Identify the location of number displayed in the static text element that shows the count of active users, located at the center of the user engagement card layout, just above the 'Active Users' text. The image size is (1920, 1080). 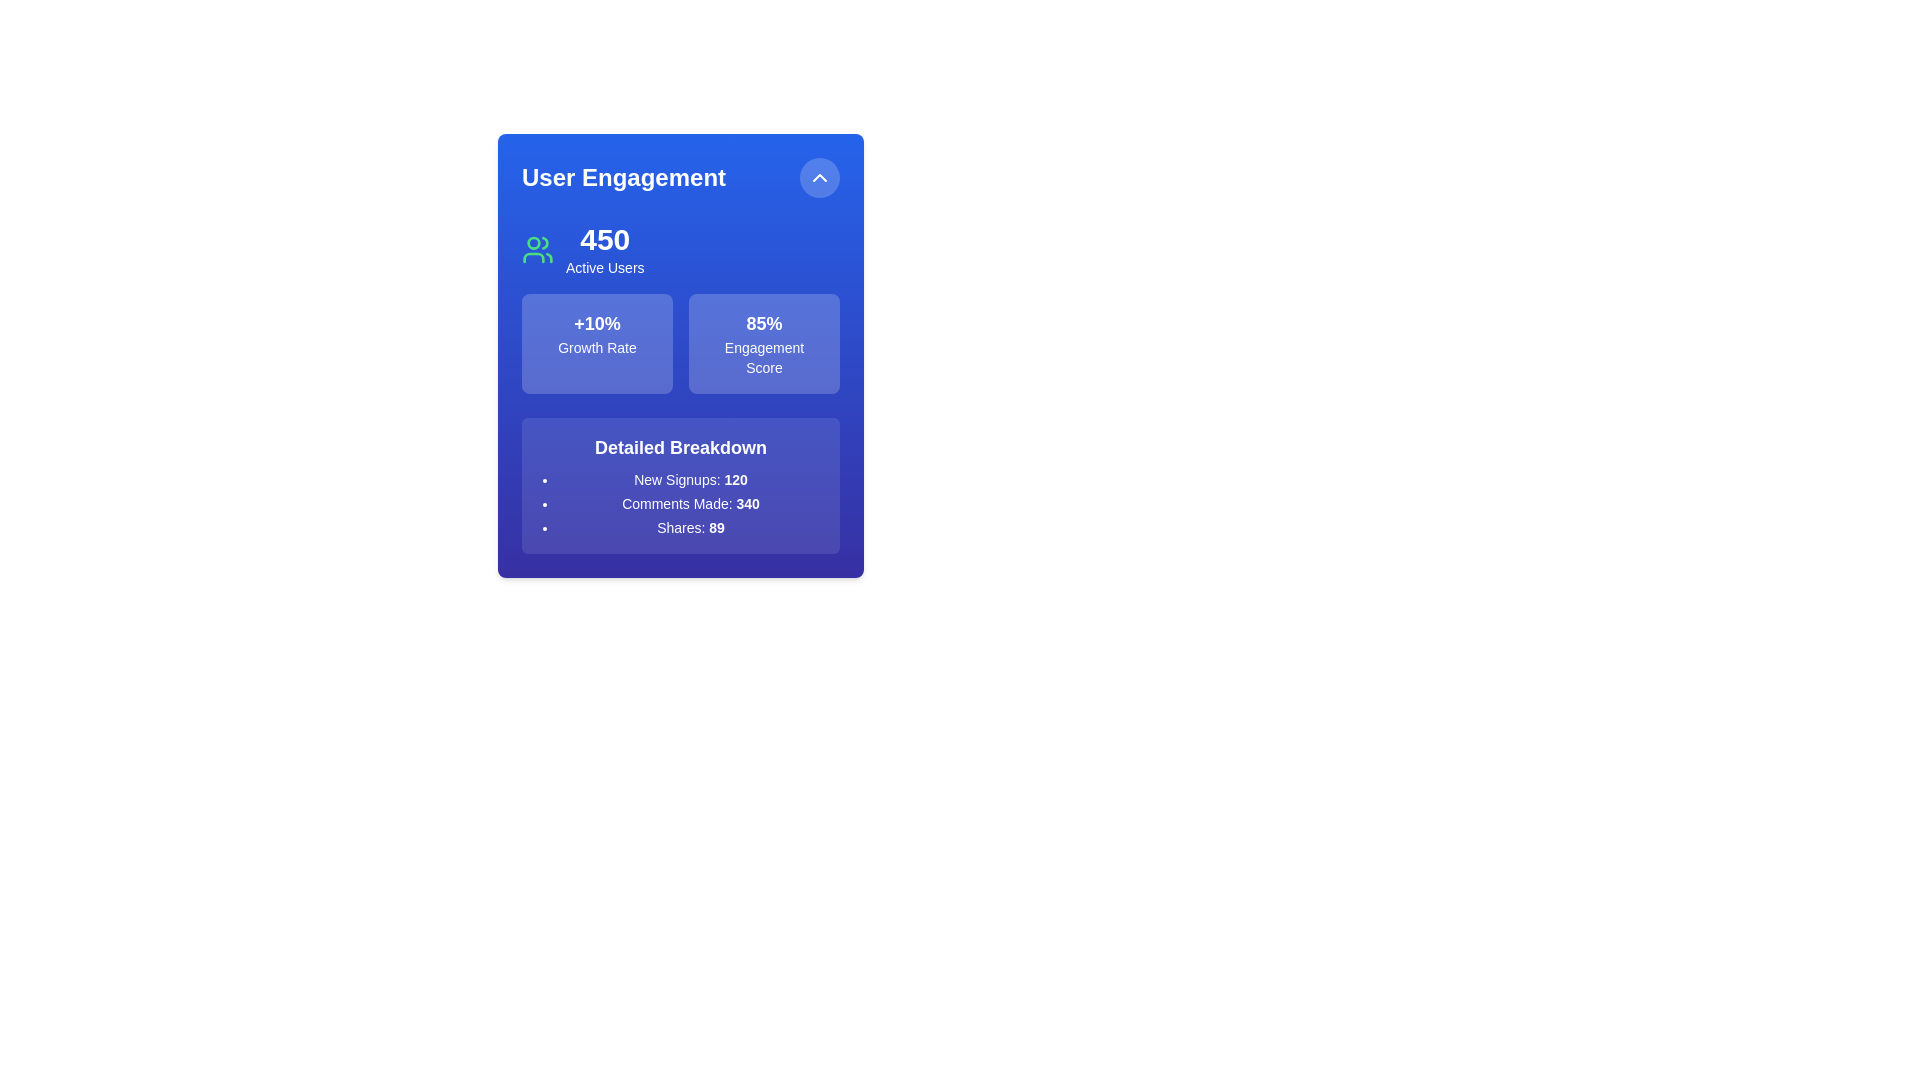
(604, 238).